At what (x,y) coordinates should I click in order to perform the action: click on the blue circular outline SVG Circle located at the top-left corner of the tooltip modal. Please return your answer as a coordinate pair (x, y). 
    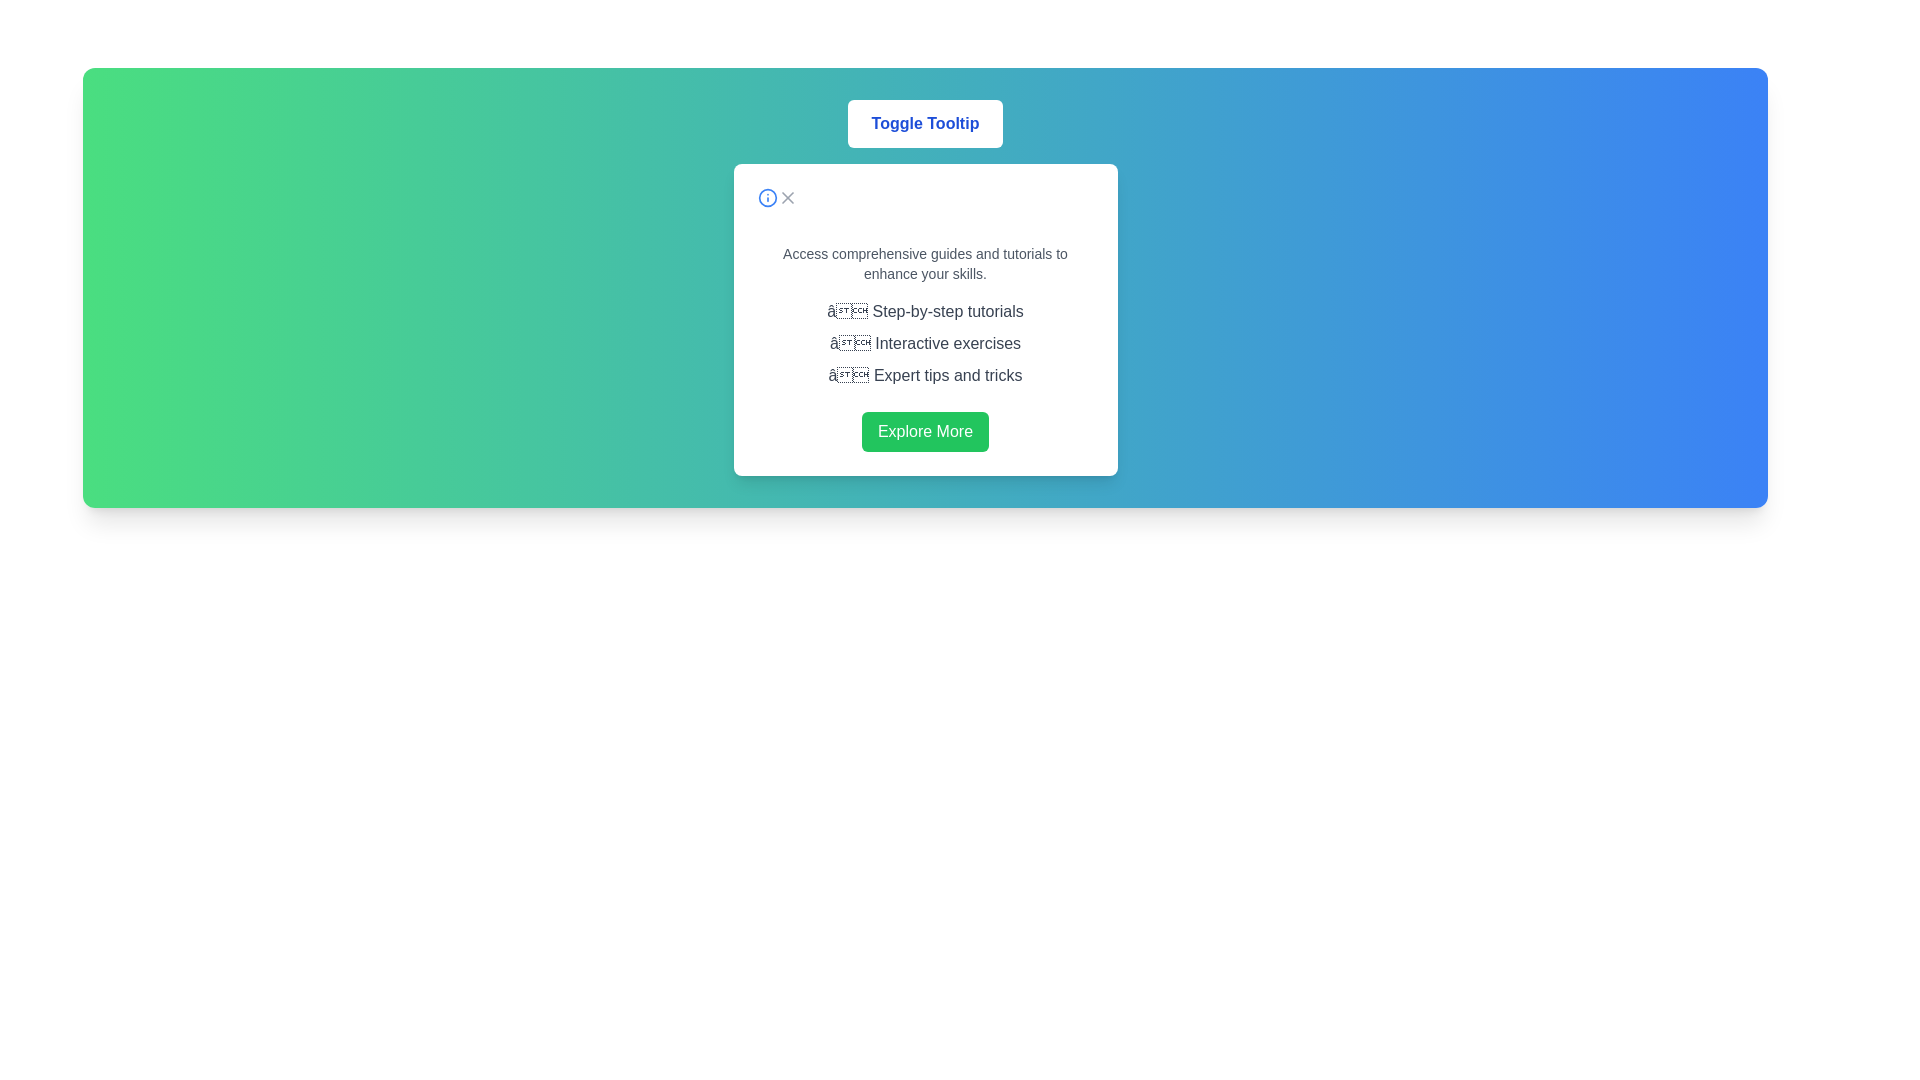
    Looking at the image, I should click on (766, 197).